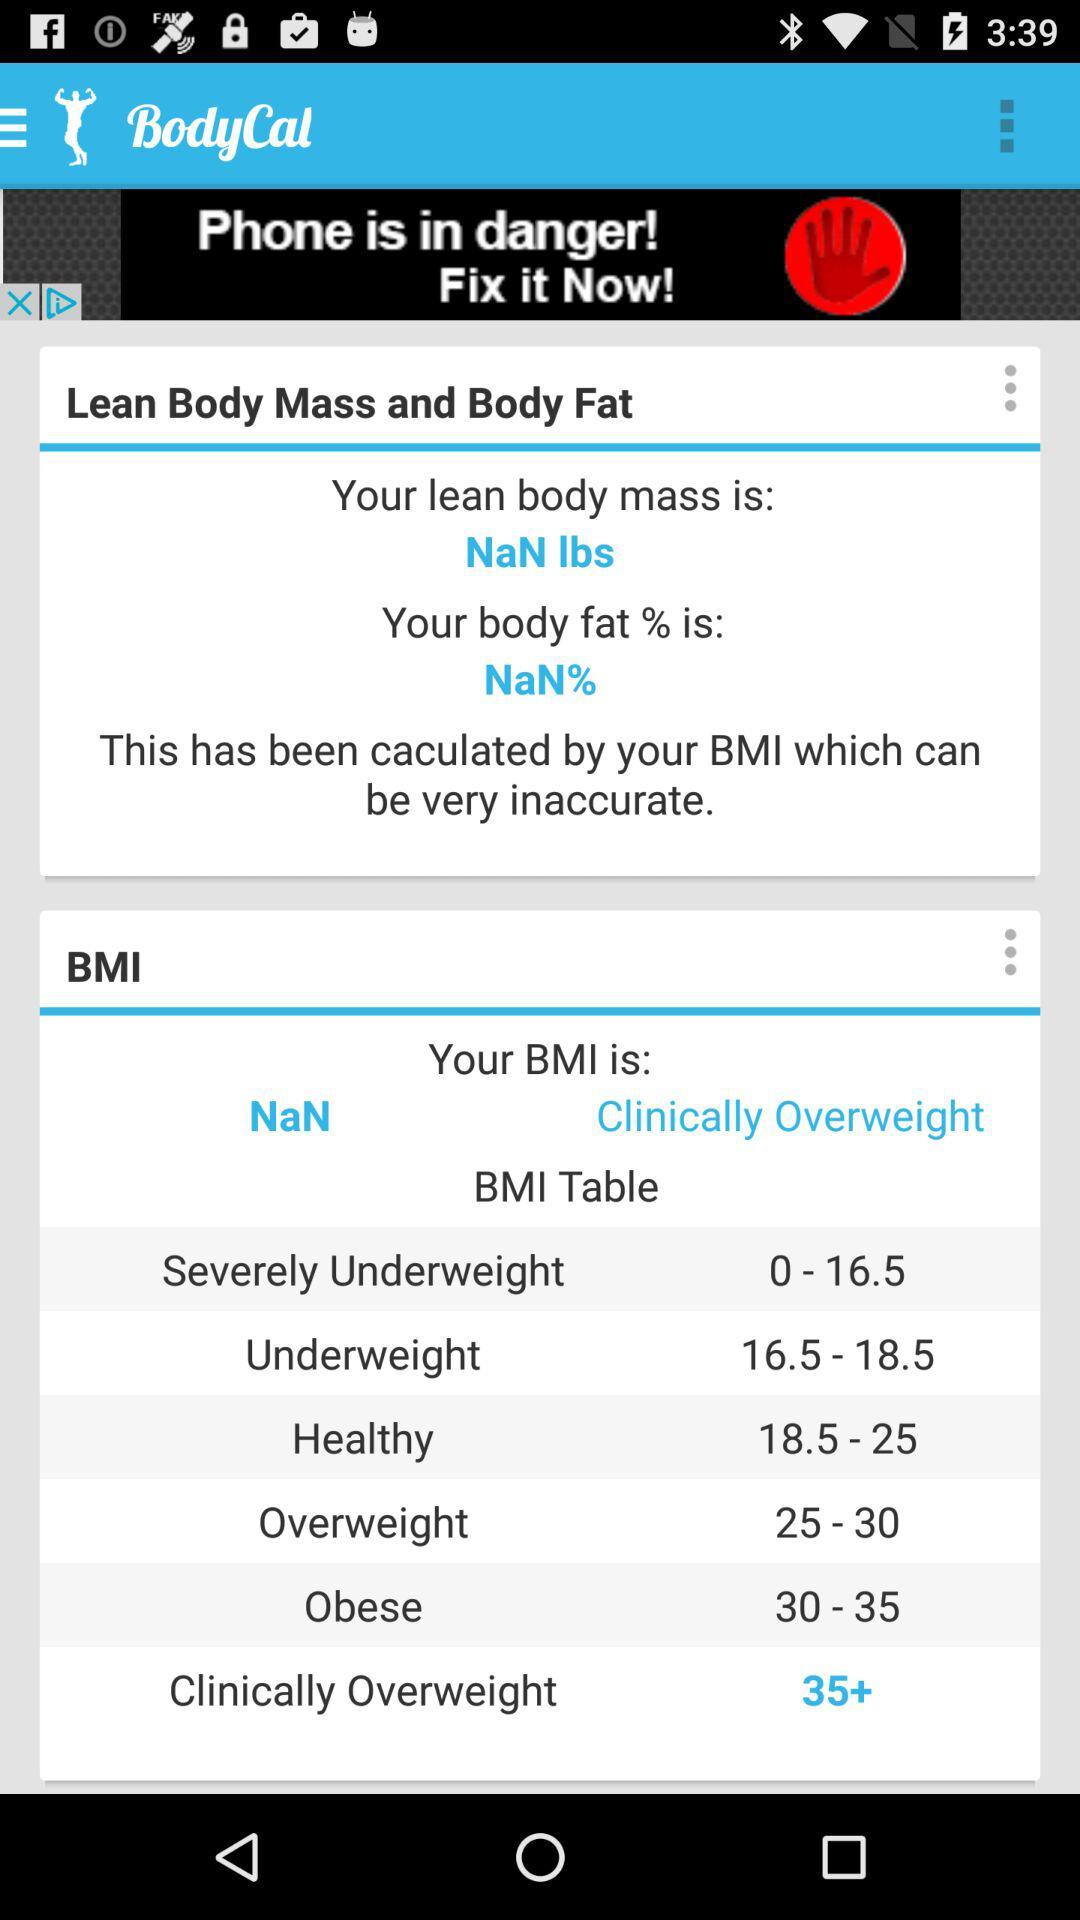 The width and height of the screenshot is (1080, 1920). Describe the element at coordinates (990, 951) in the screenshot. I see `options` at that location.